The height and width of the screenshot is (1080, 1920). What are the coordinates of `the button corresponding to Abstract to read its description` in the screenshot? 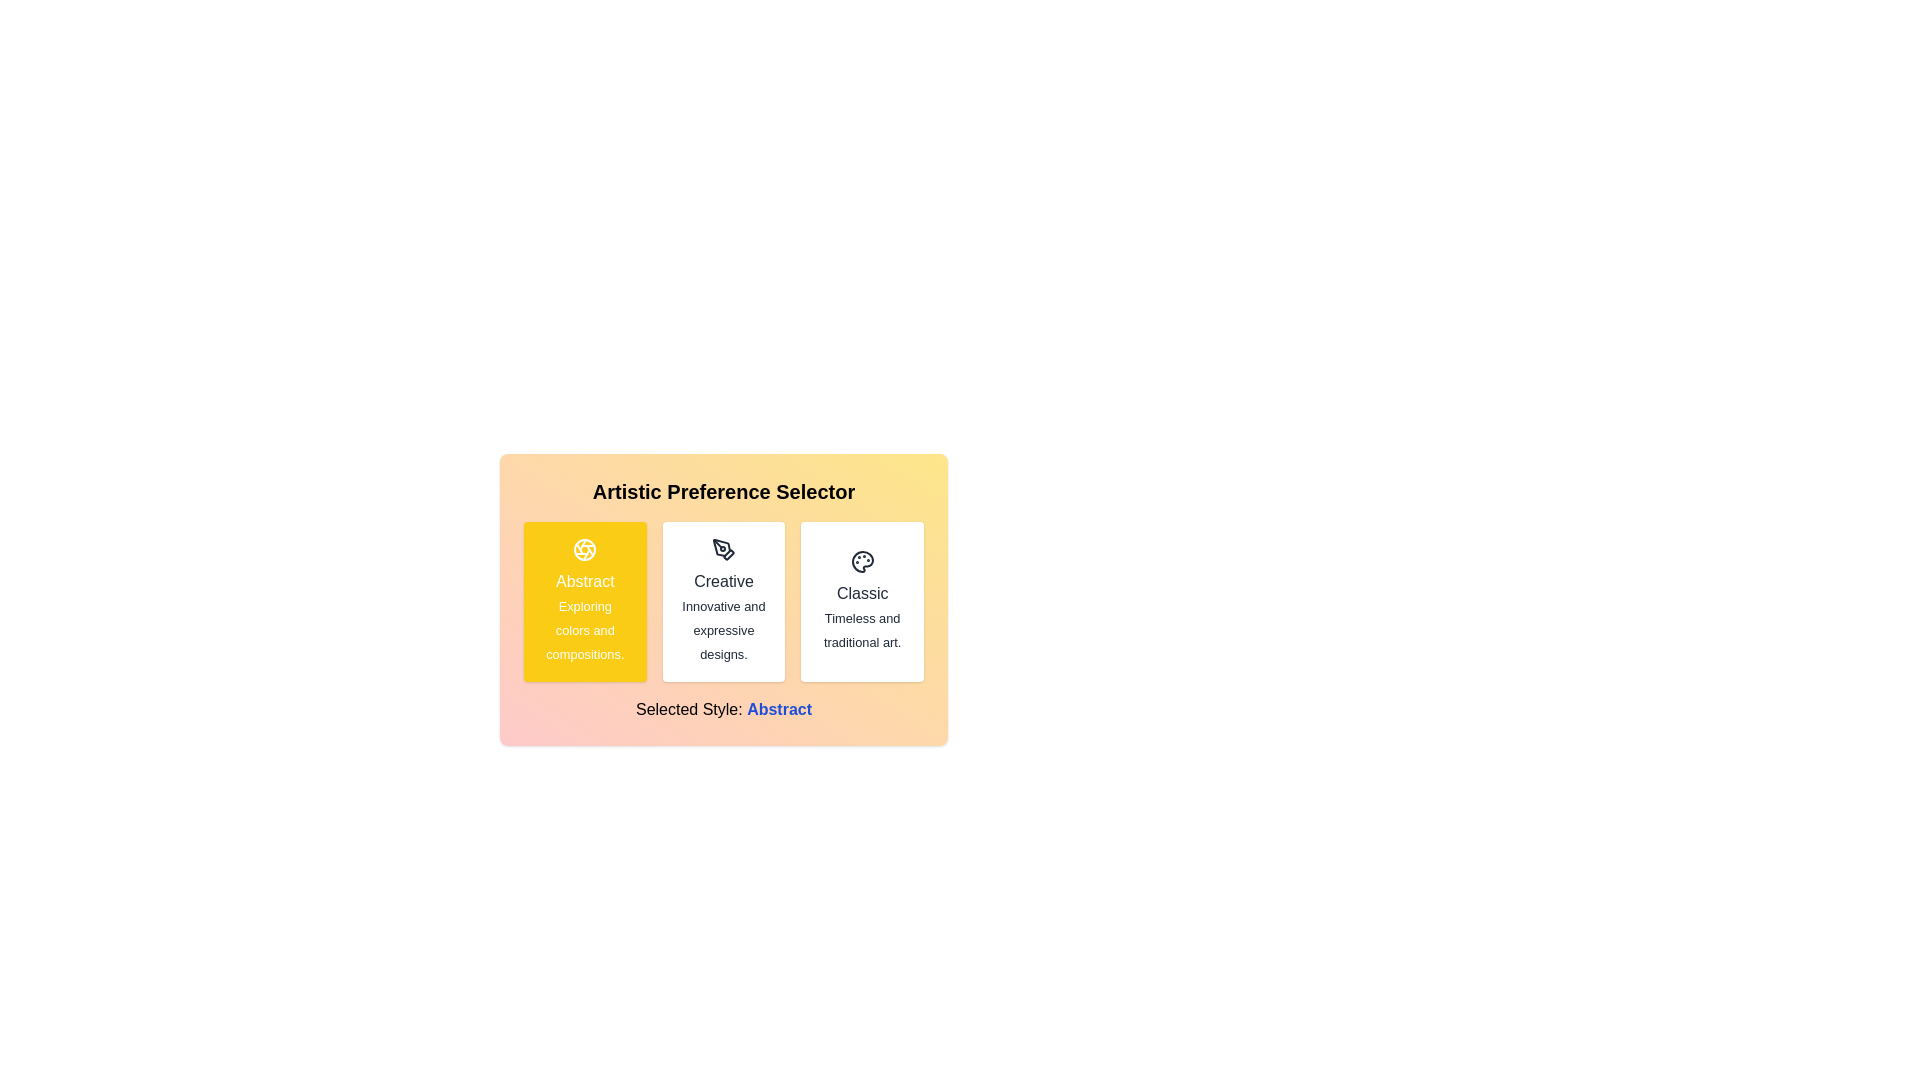 It's located at (584, 600).